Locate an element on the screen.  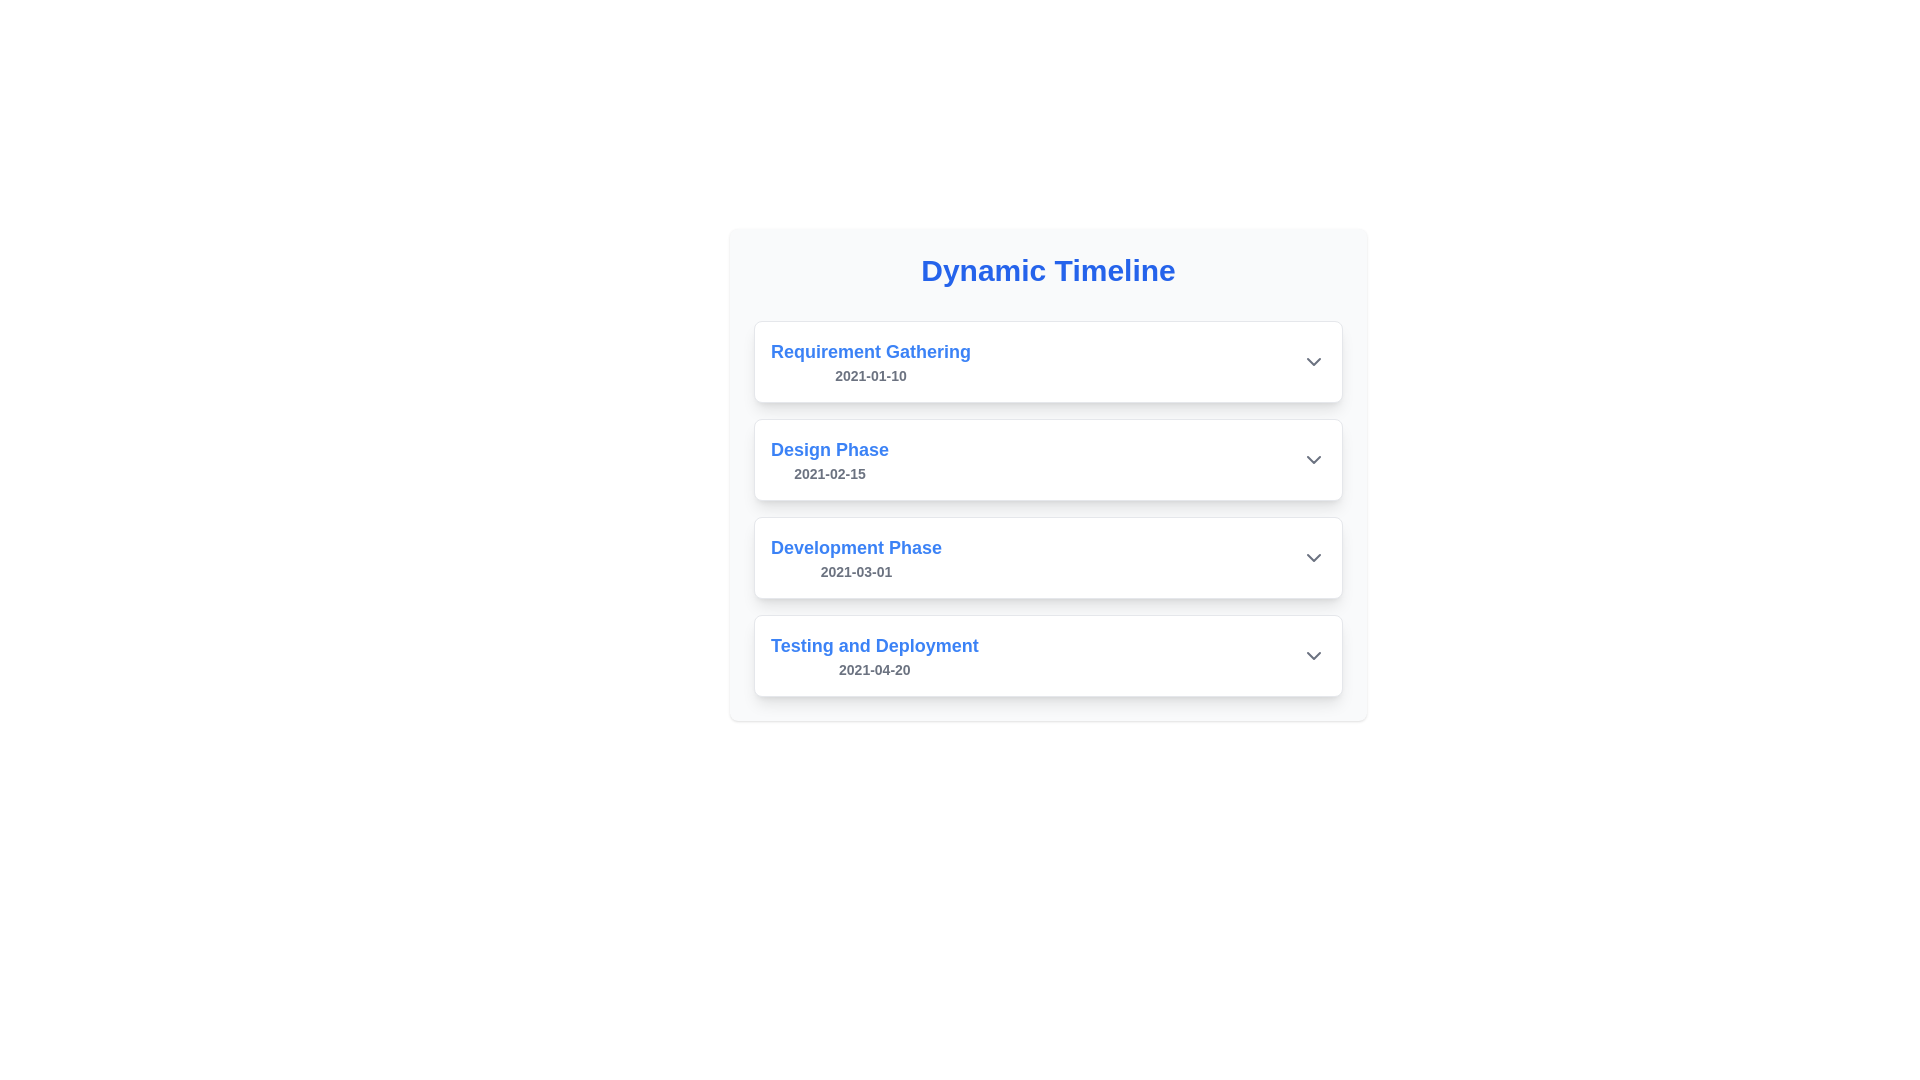
the downward-pointing gray chevron icon located at the rightmost side of the section header labeled 'Requirement Gathering 2021-01-10' is located at coordinates (1314, 362).